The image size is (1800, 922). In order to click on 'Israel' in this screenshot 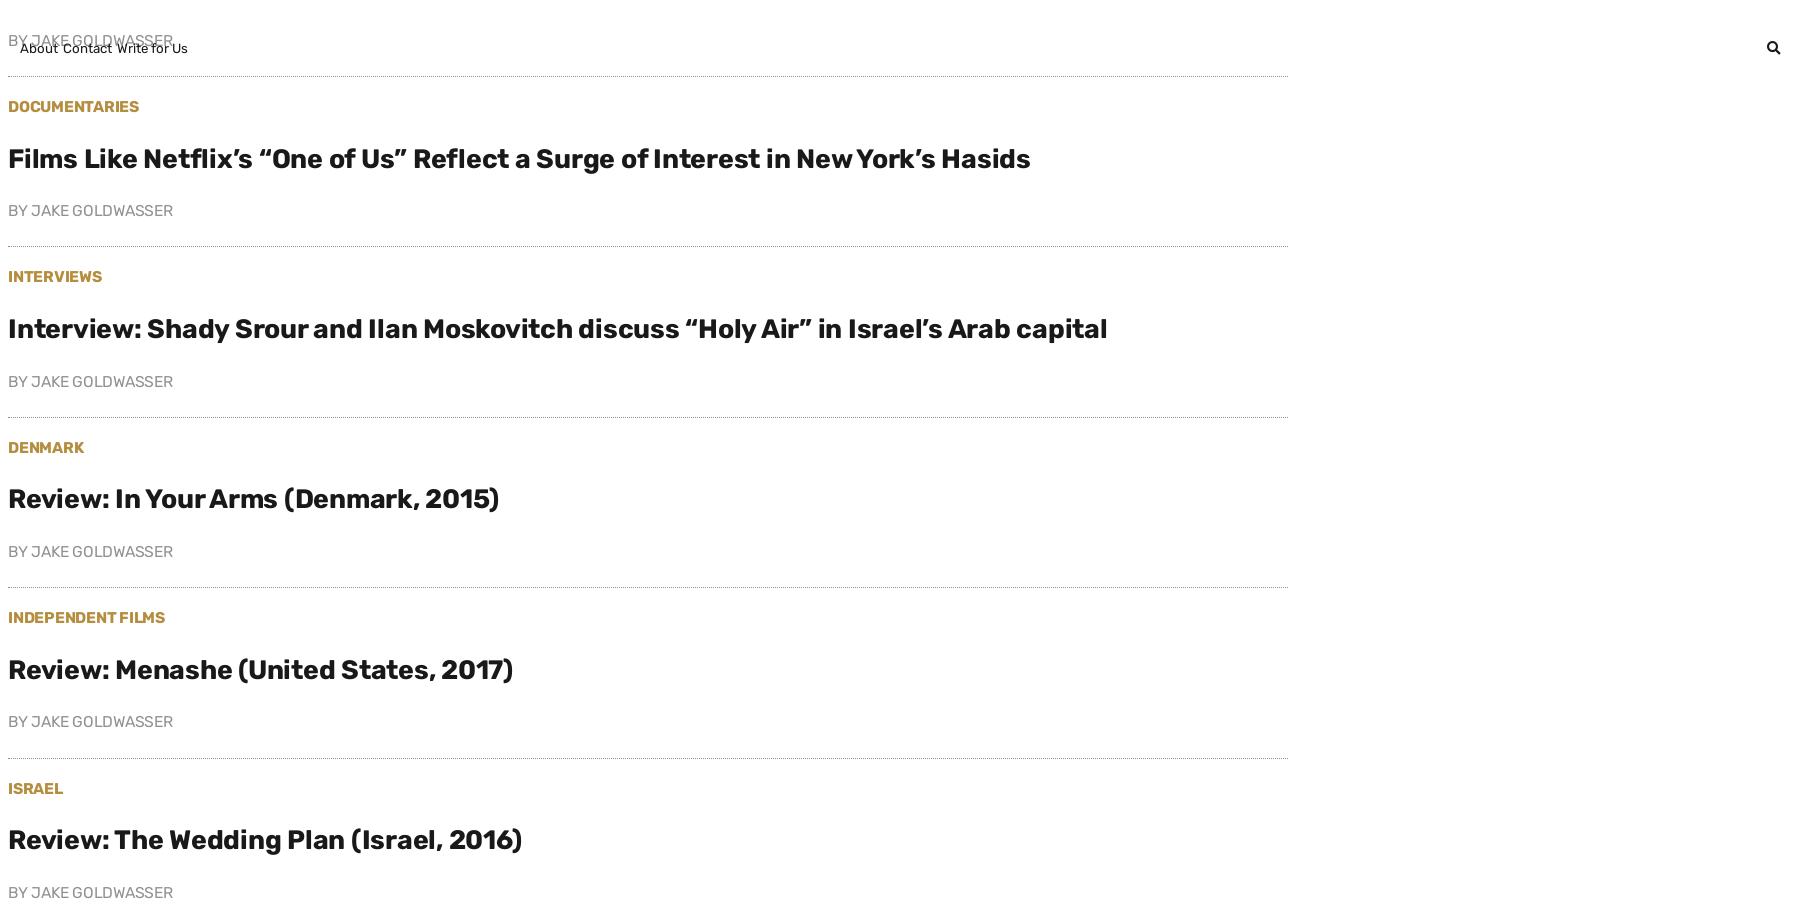, I will do `click(33, 786)`.